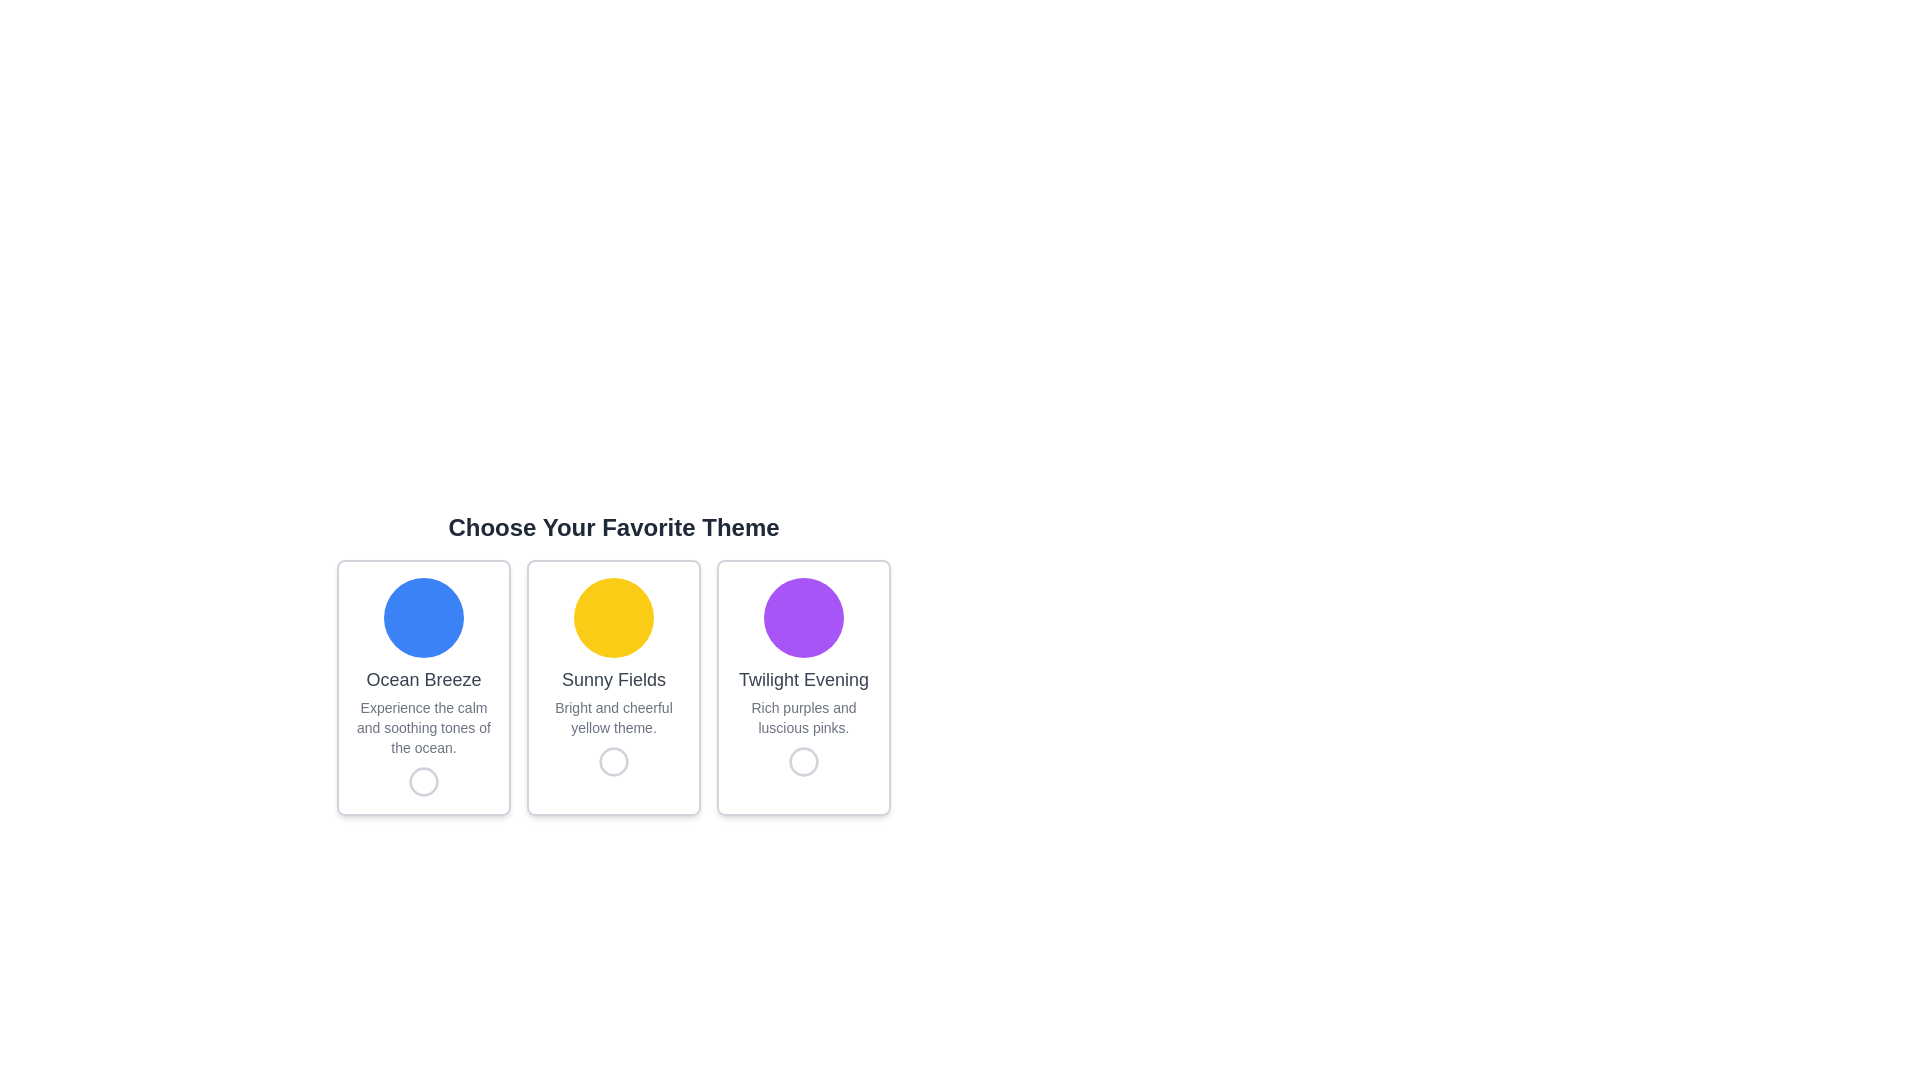 This screenshot has height=1080, width=1920. I want to click on displayed text of the Text label serving as a title for the 'Twilight Evening' theme option, located below a circular purple graphic in the card layout, so click(804, 678).